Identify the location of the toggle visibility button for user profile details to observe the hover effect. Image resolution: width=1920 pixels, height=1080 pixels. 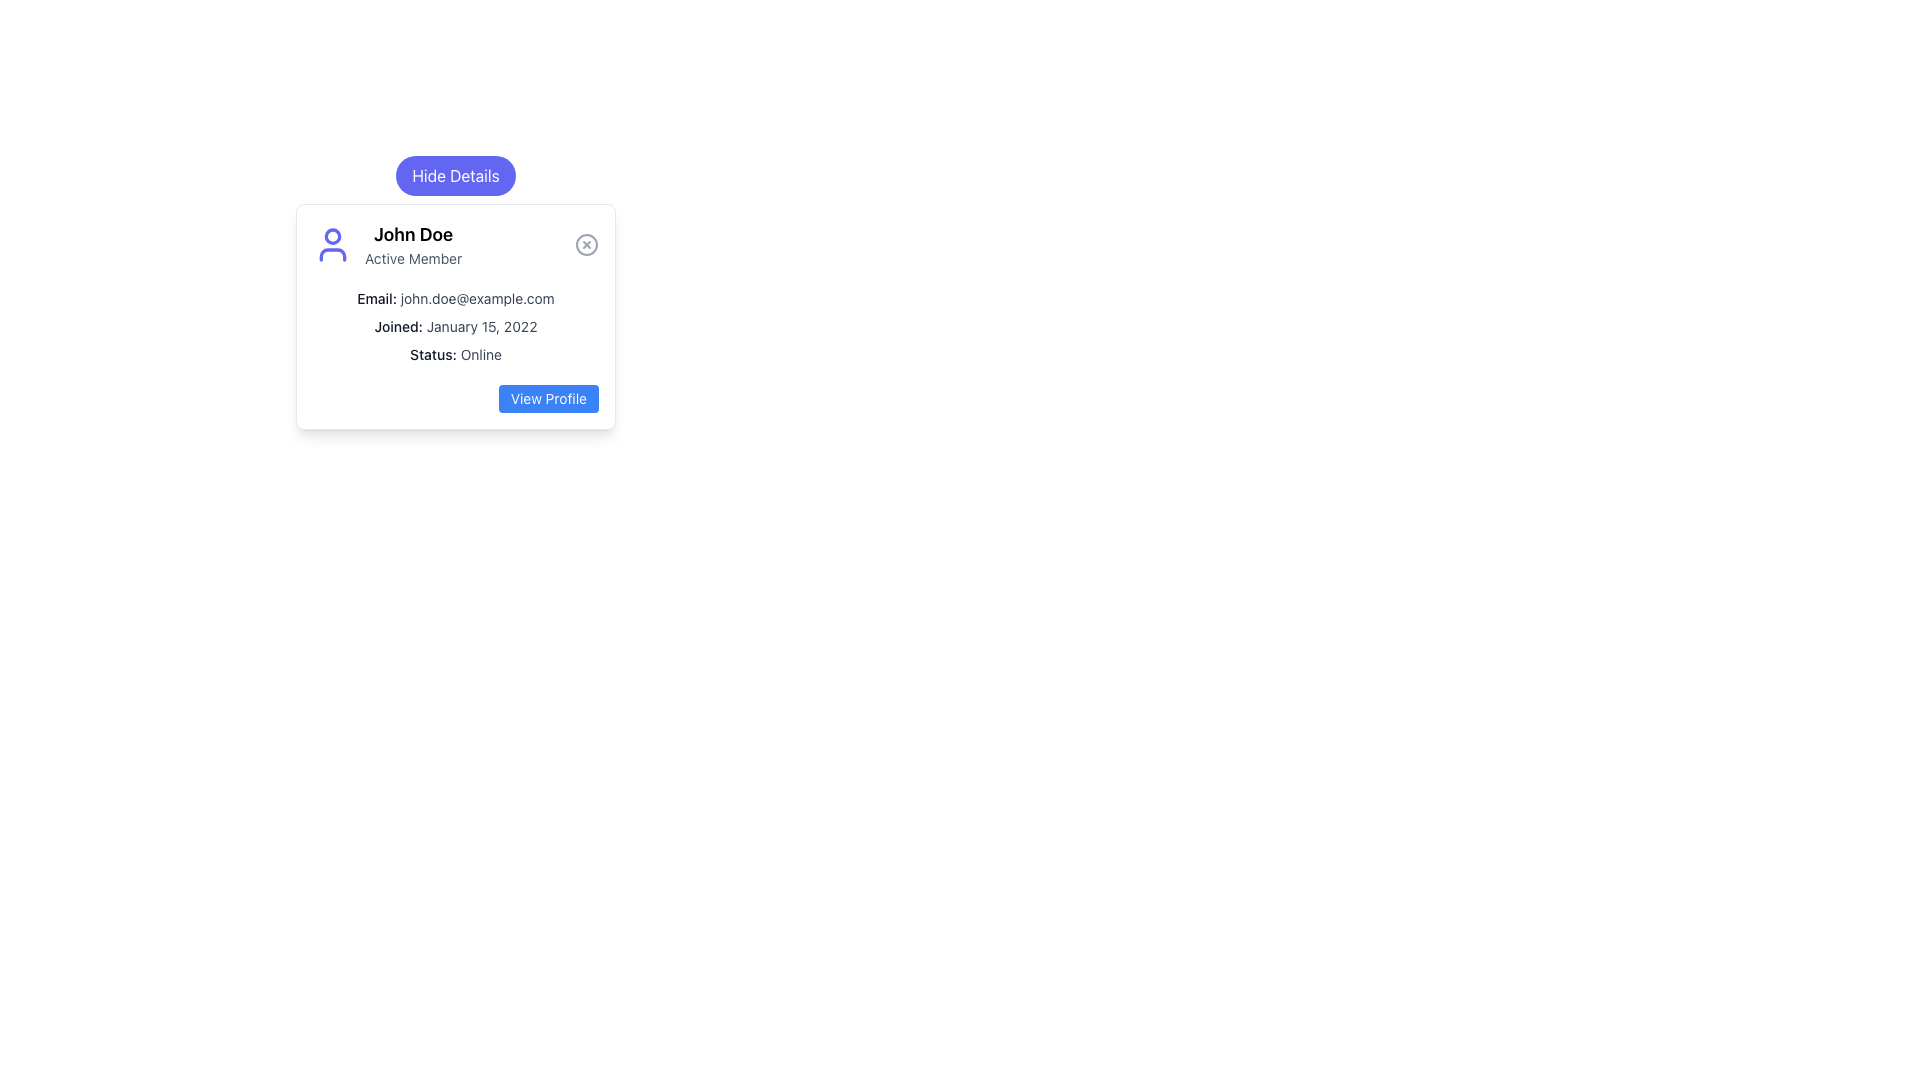
(455, 175).